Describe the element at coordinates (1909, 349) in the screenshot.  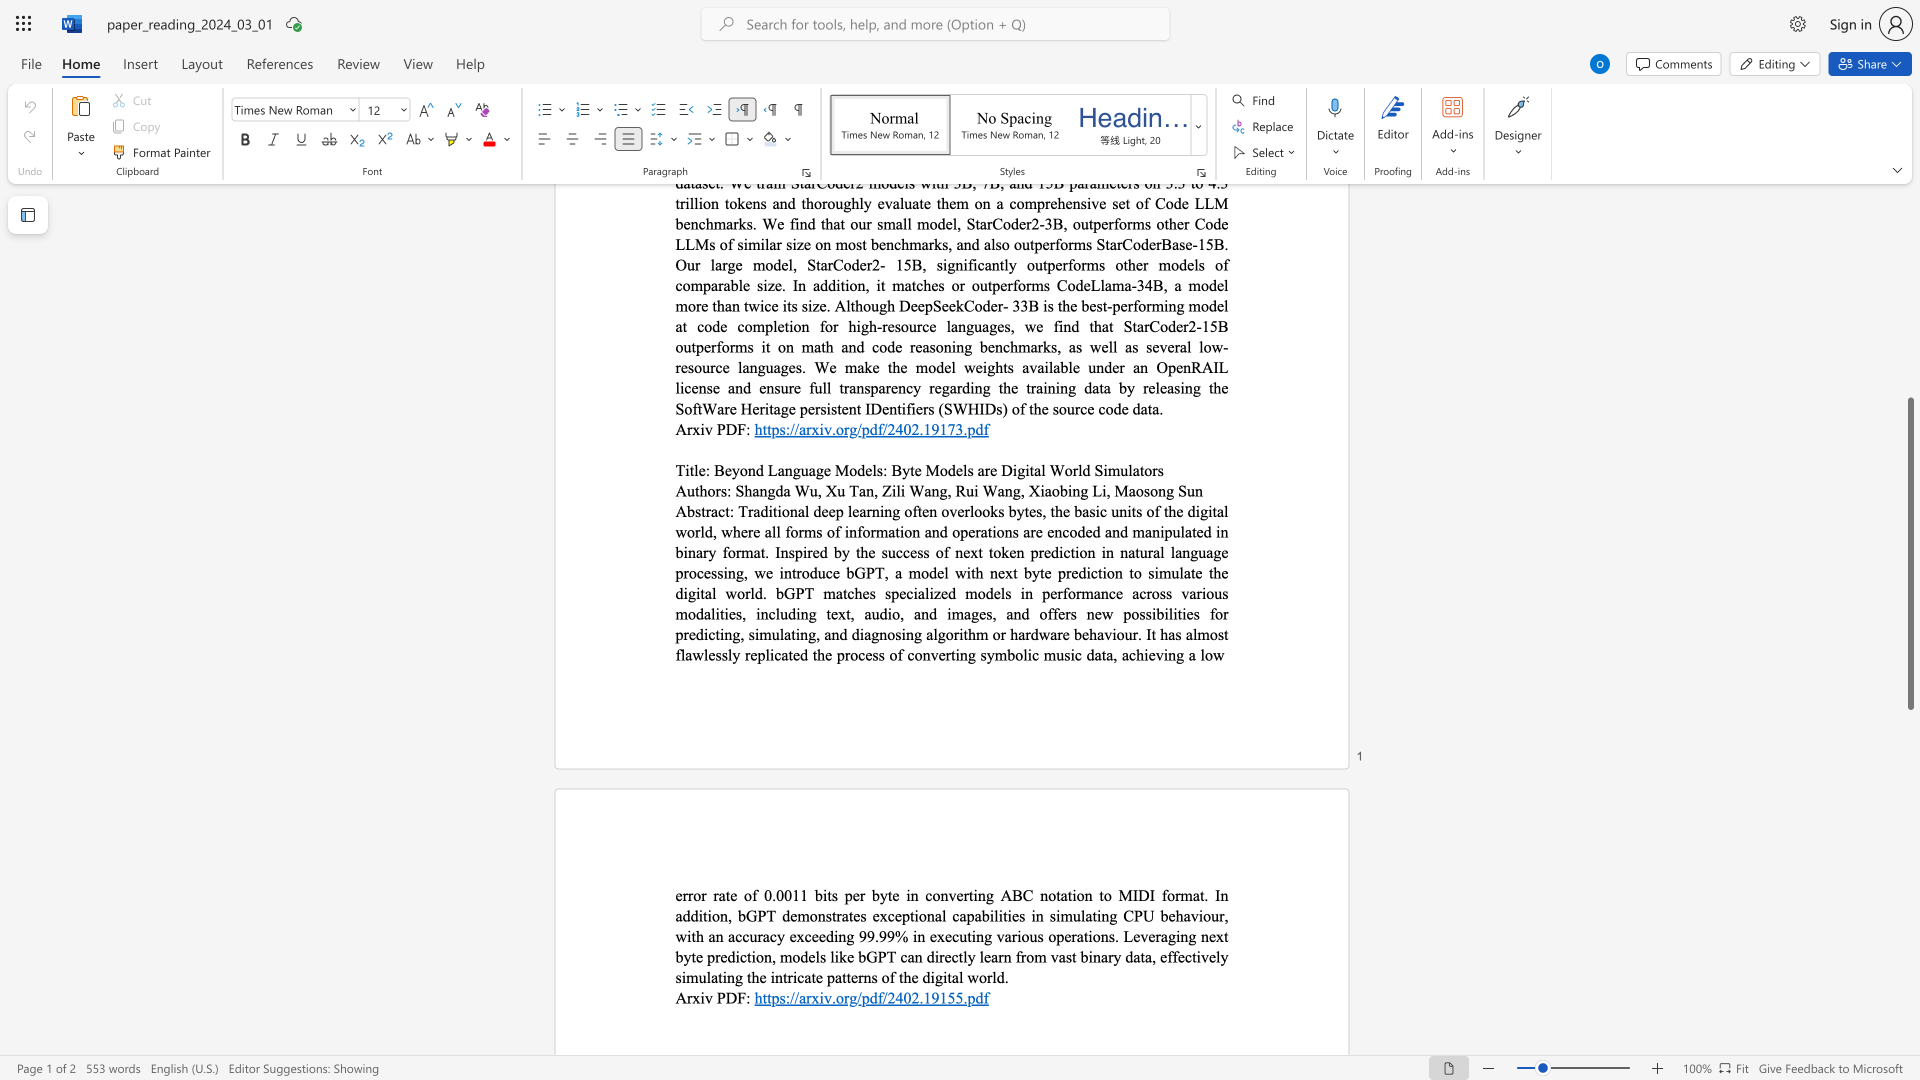
I see `the scrollbar on the side` at that location.